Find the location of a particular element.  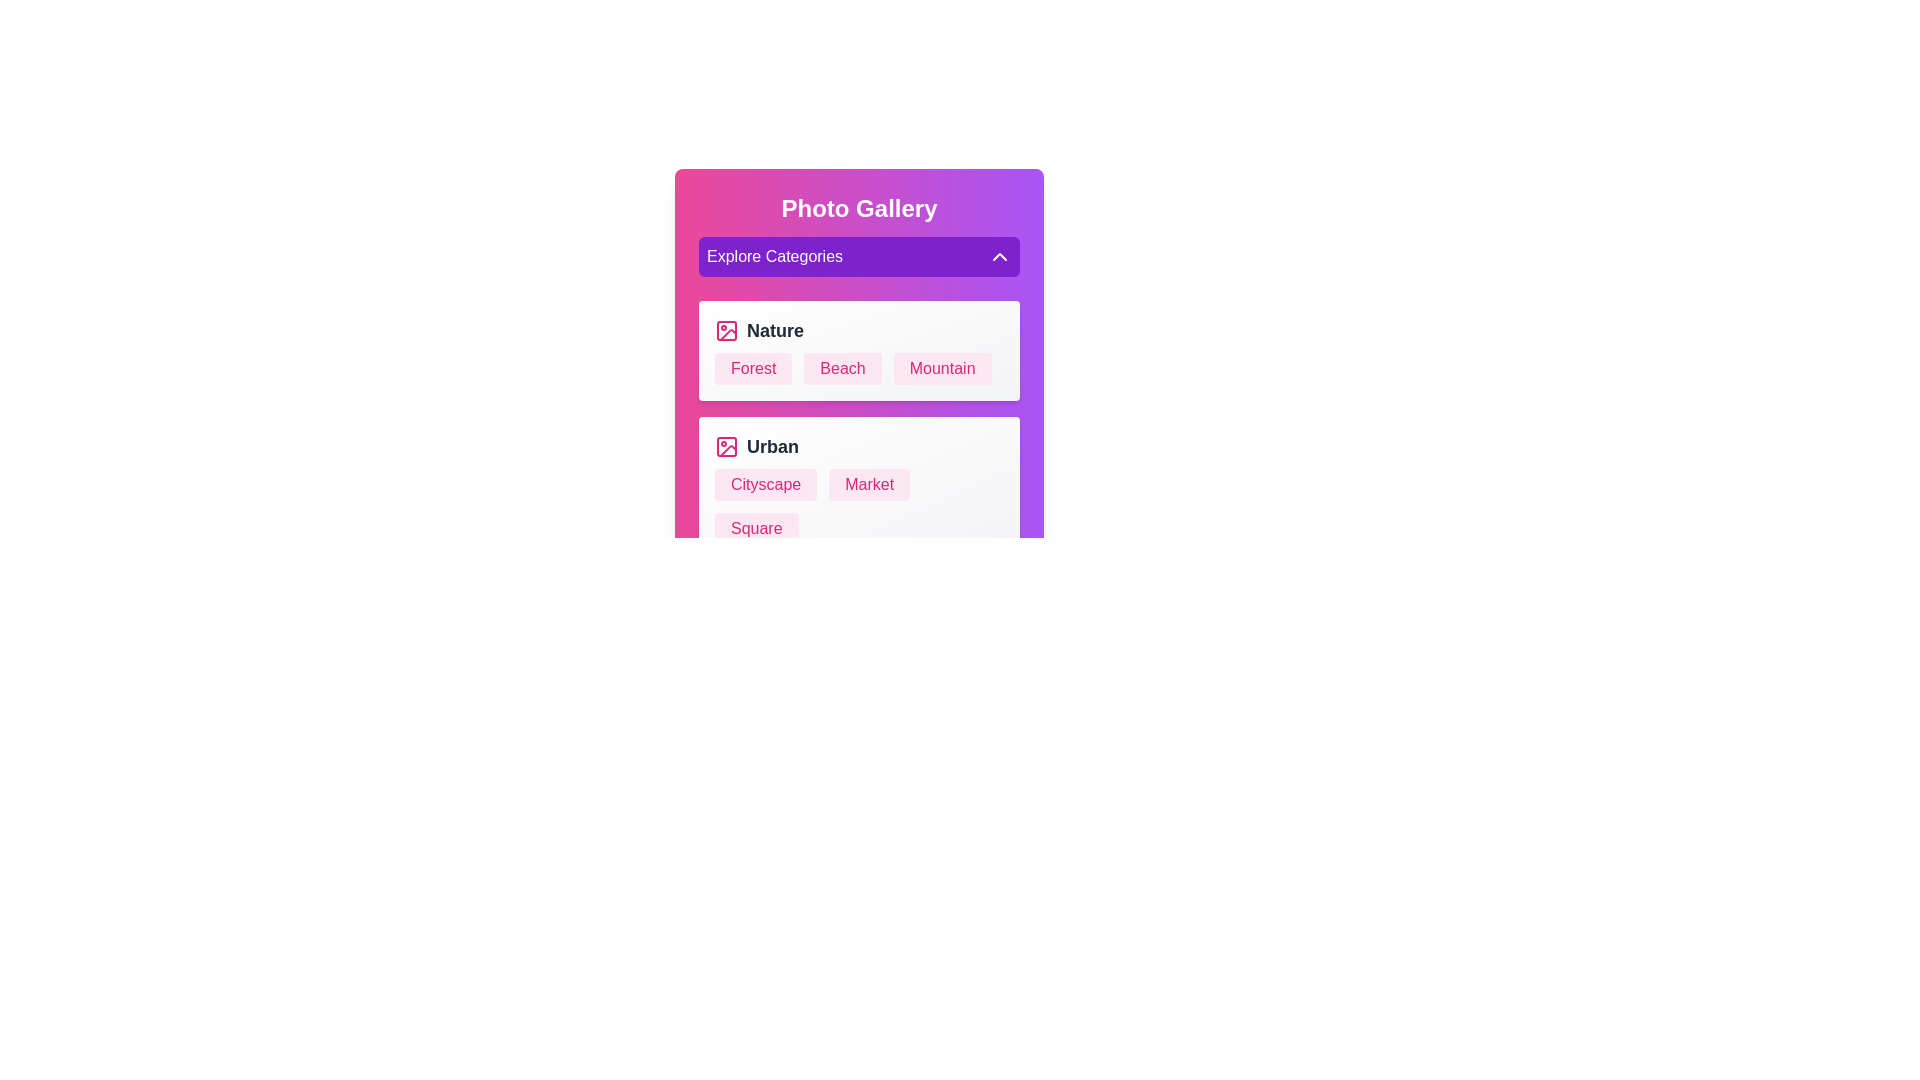

the text element labeled 'Mountain' to select it is located at coordinates (941, 369).